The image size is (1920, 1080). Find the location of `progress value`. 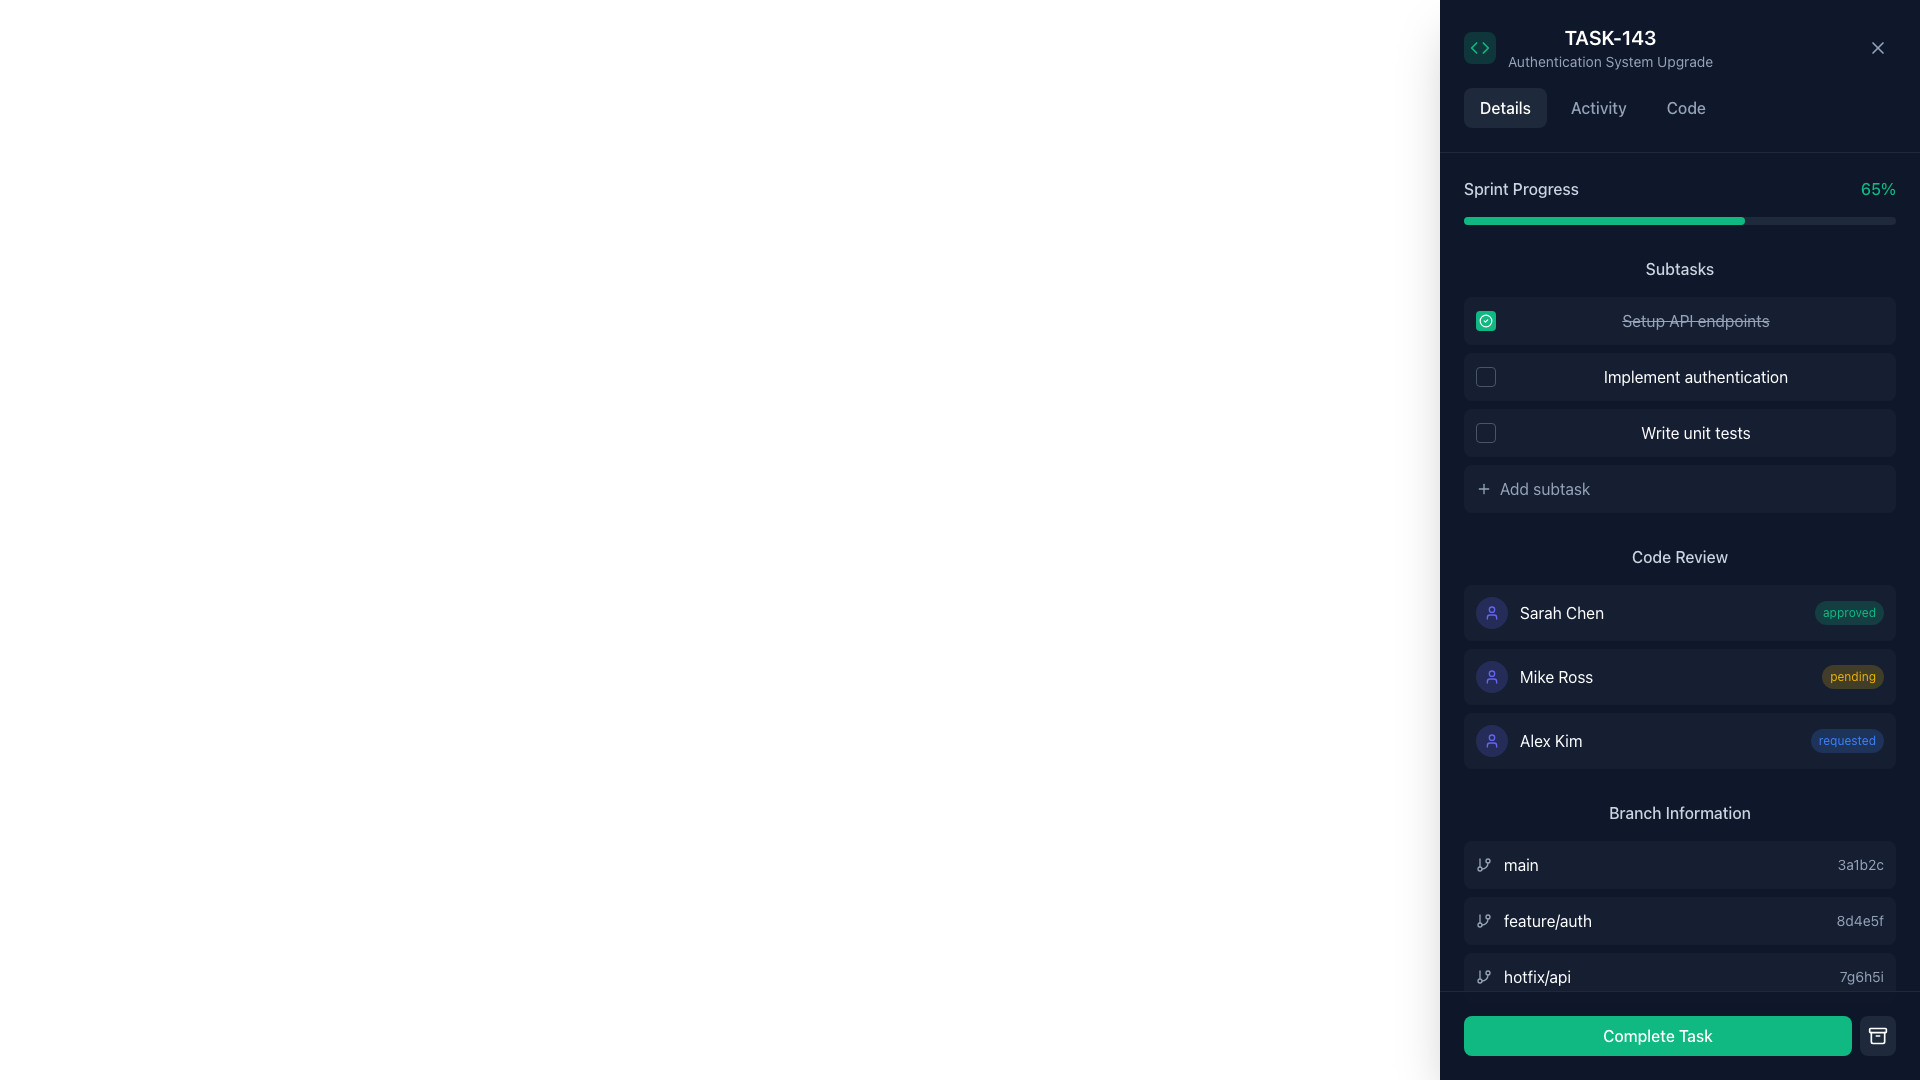

progress value is located at coordinates (1831, 220).